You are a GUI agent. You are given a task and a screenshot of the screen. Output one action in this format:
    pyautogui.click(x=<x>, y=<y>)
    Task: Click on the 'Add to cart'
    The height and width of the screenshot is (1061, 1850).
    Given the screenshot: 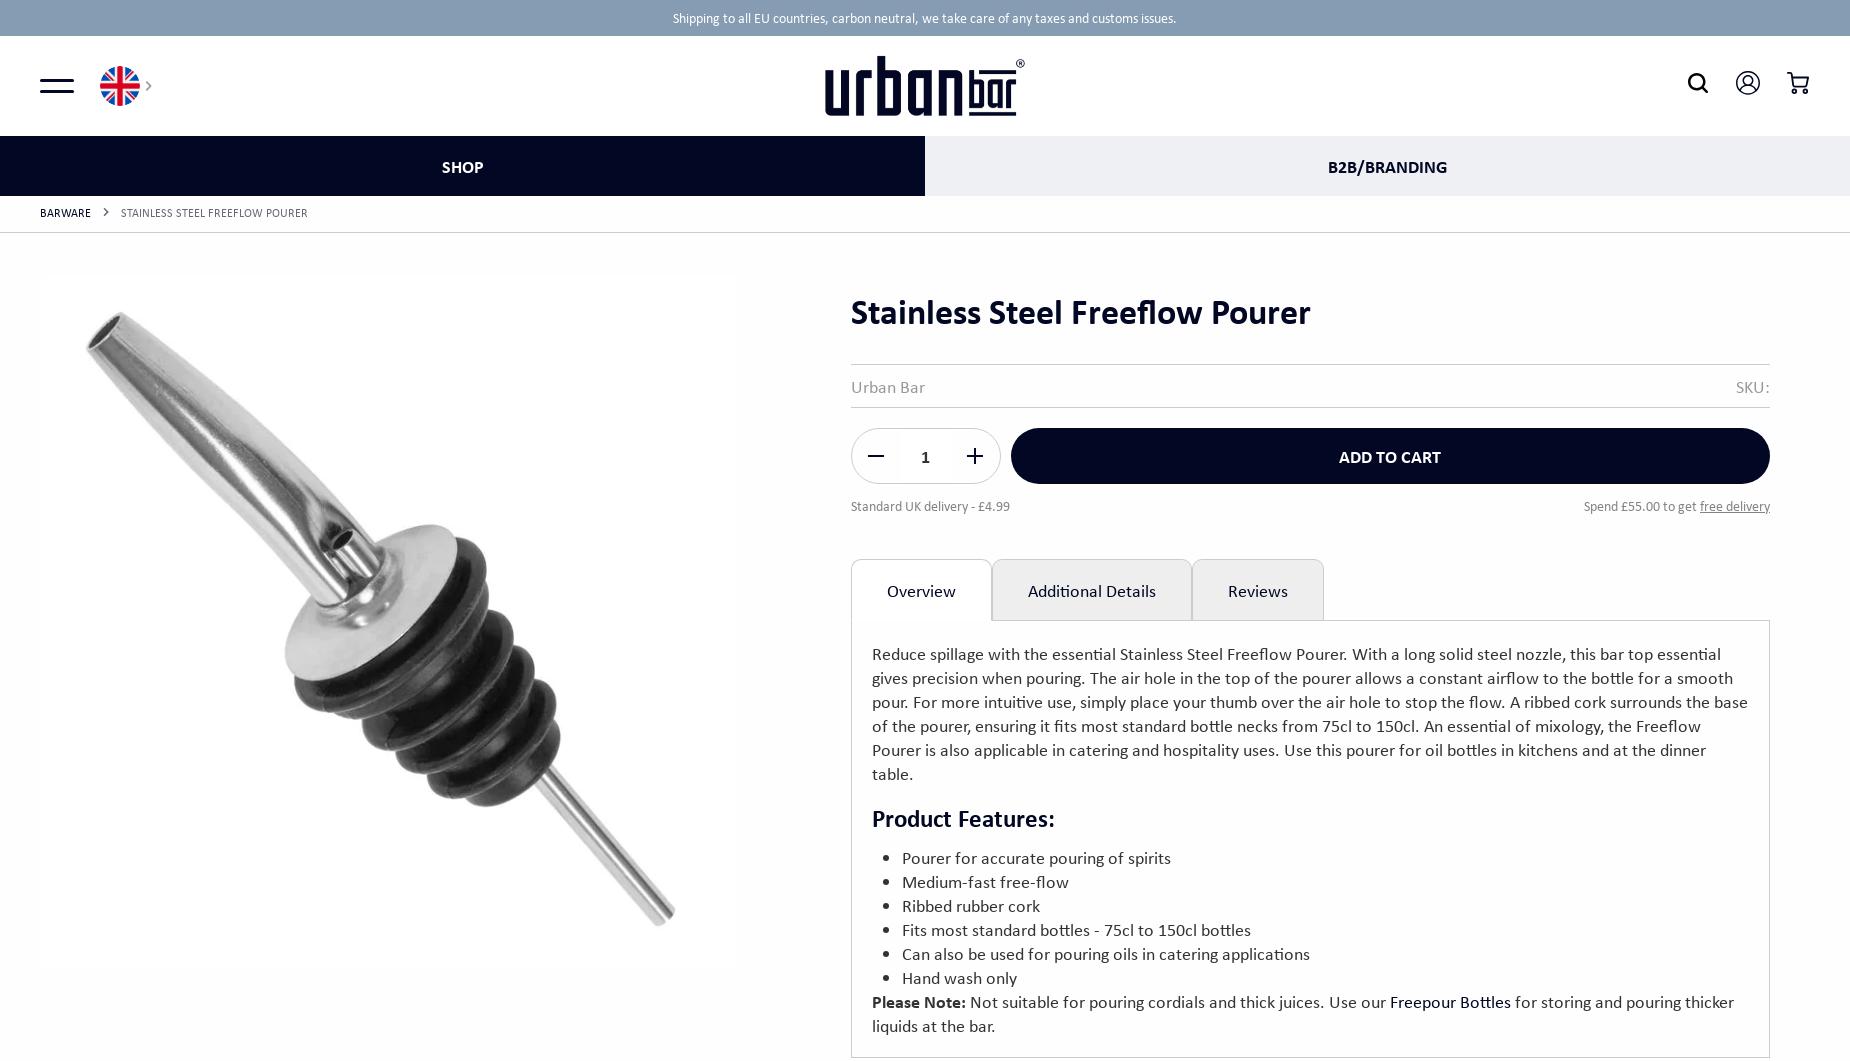 What is the action you would take?
    pyautogui.click(x=1390, y=456)
    